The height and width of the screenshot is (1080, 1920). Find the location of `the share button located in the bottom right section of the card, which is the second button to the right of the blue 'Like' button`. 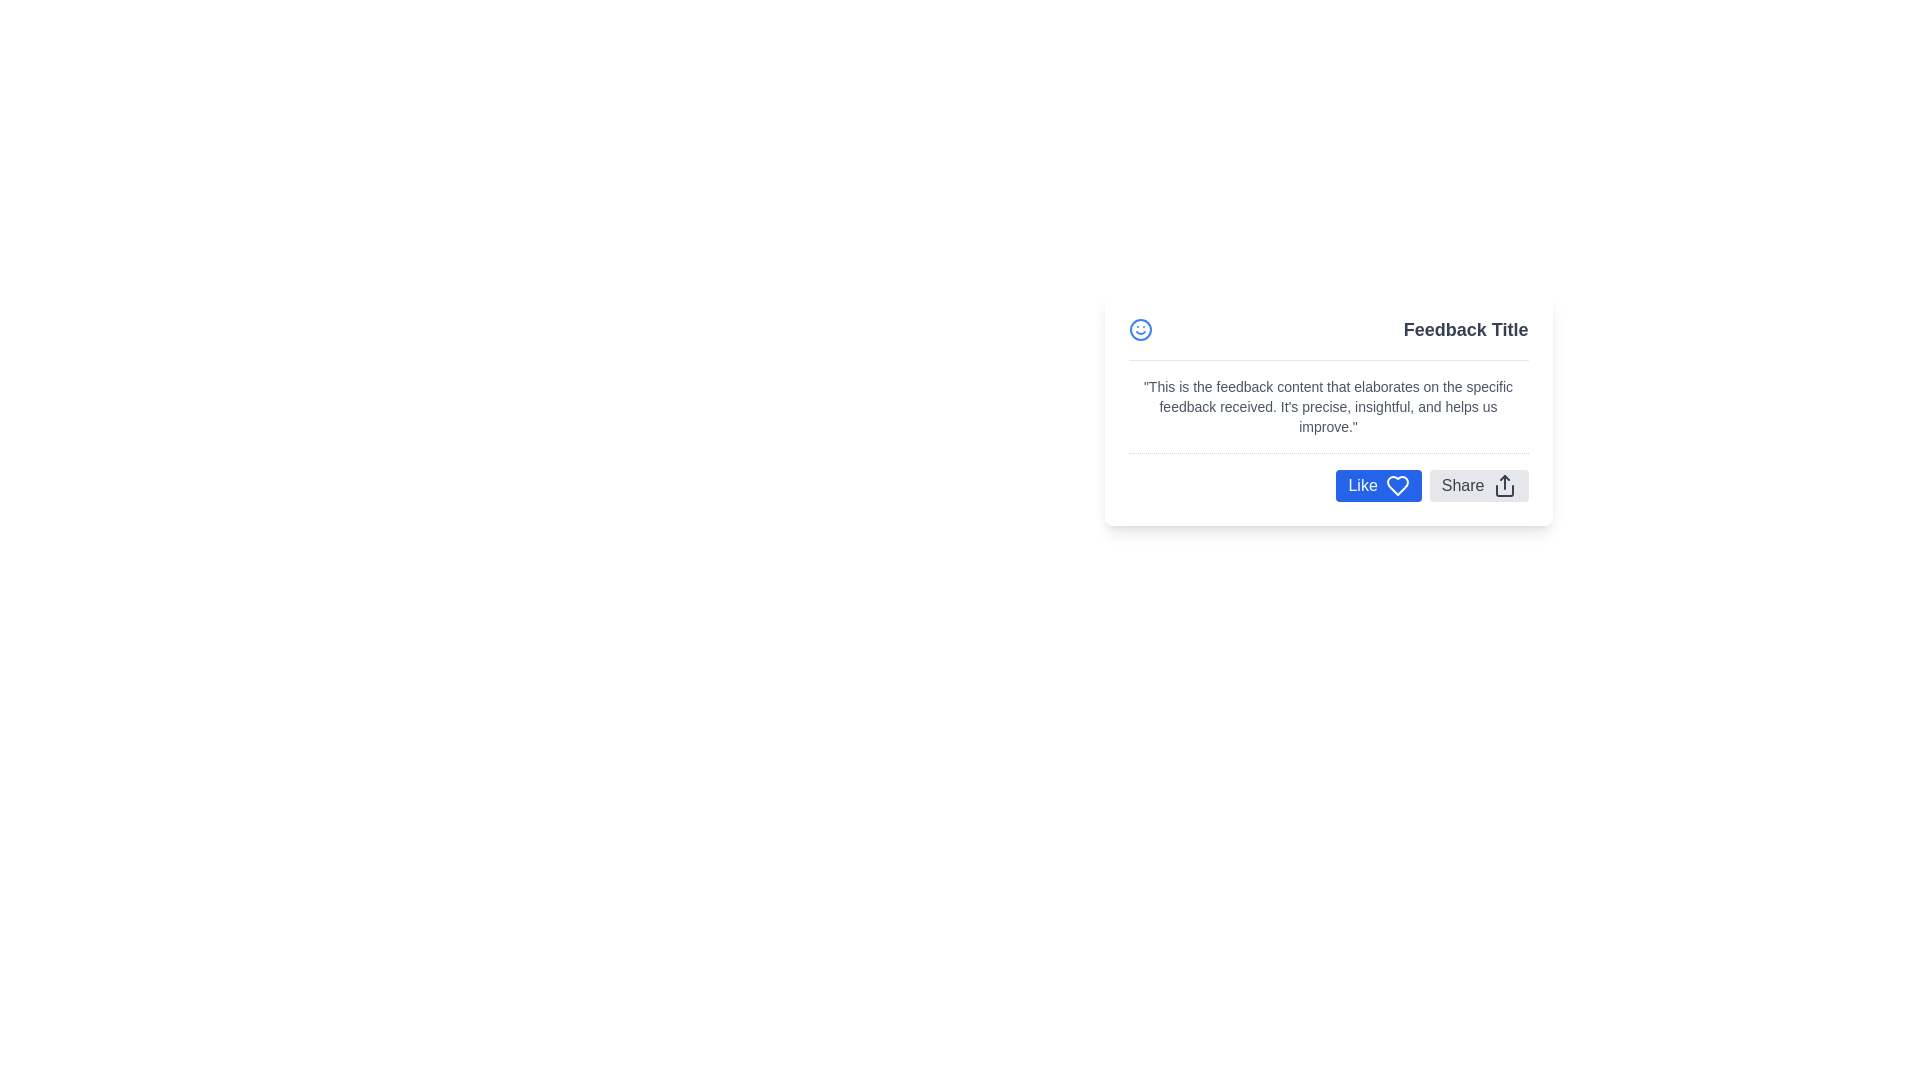

the share button located in the bottom right section of the card, which is the second button to the right of the blue 'Like' button is located at coordinates (1478, 486).